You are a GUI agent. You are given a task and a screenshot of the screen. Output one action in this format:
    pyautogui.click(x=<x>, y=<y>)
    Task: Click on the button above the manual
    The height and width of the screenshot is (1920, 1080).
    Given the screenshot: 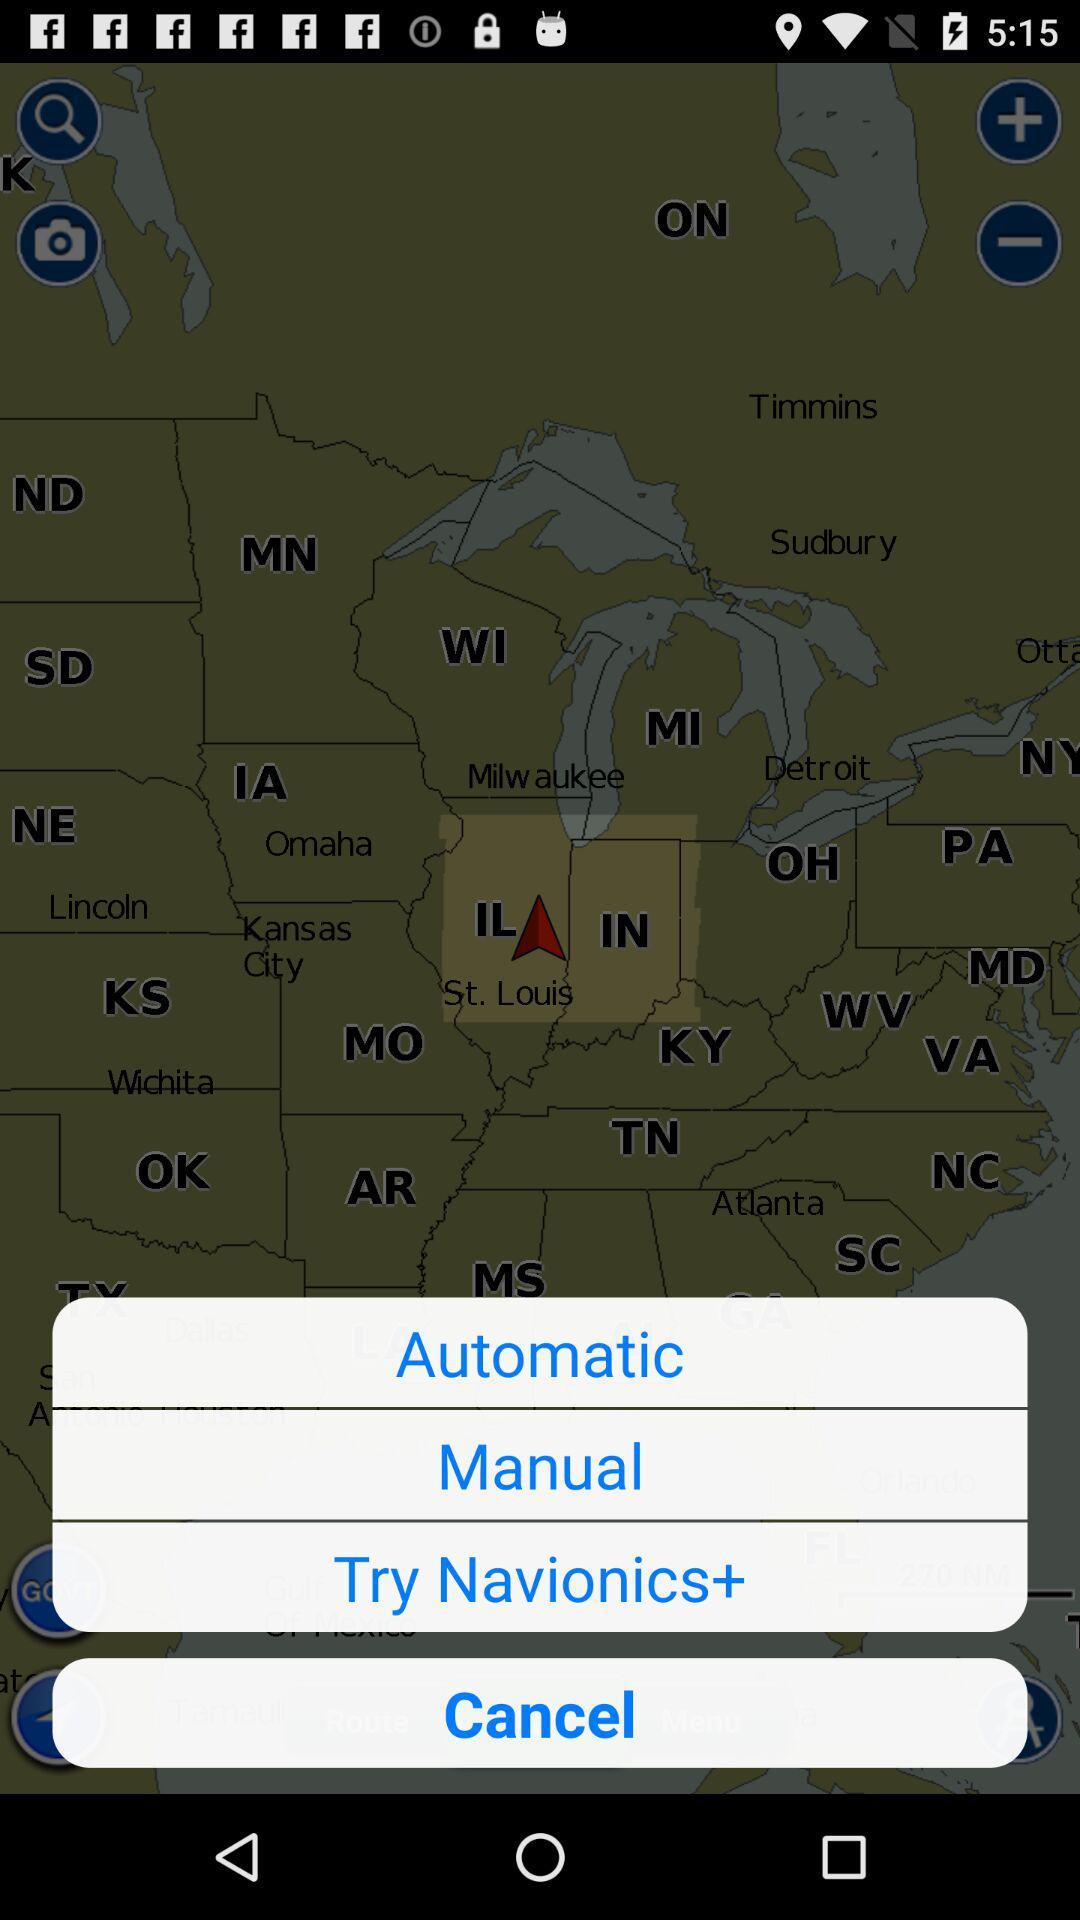 What is the action you would take?
    pyautogui.click(x=540, y=1352)
    